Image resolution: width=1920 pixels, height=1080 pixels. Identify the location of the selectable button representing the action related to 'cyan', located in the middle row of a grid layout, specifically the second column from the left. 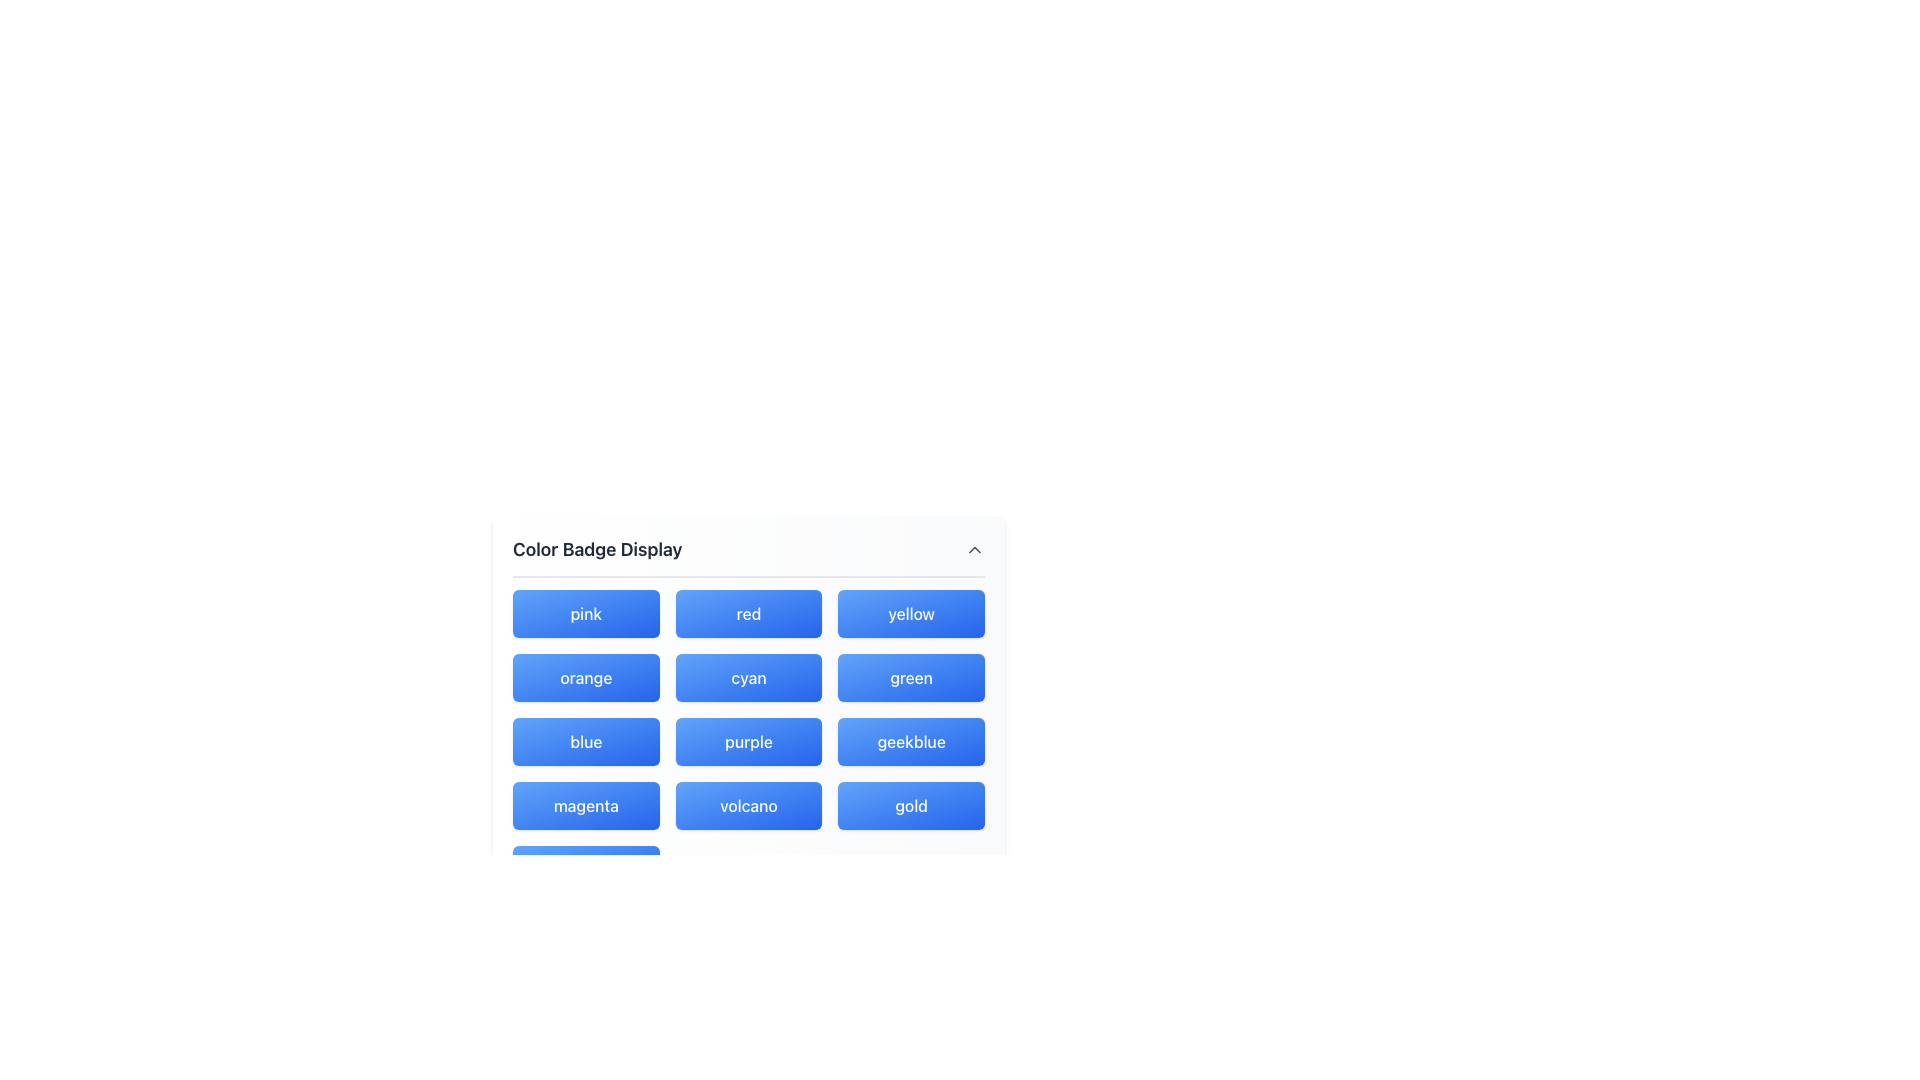
(747, 677).